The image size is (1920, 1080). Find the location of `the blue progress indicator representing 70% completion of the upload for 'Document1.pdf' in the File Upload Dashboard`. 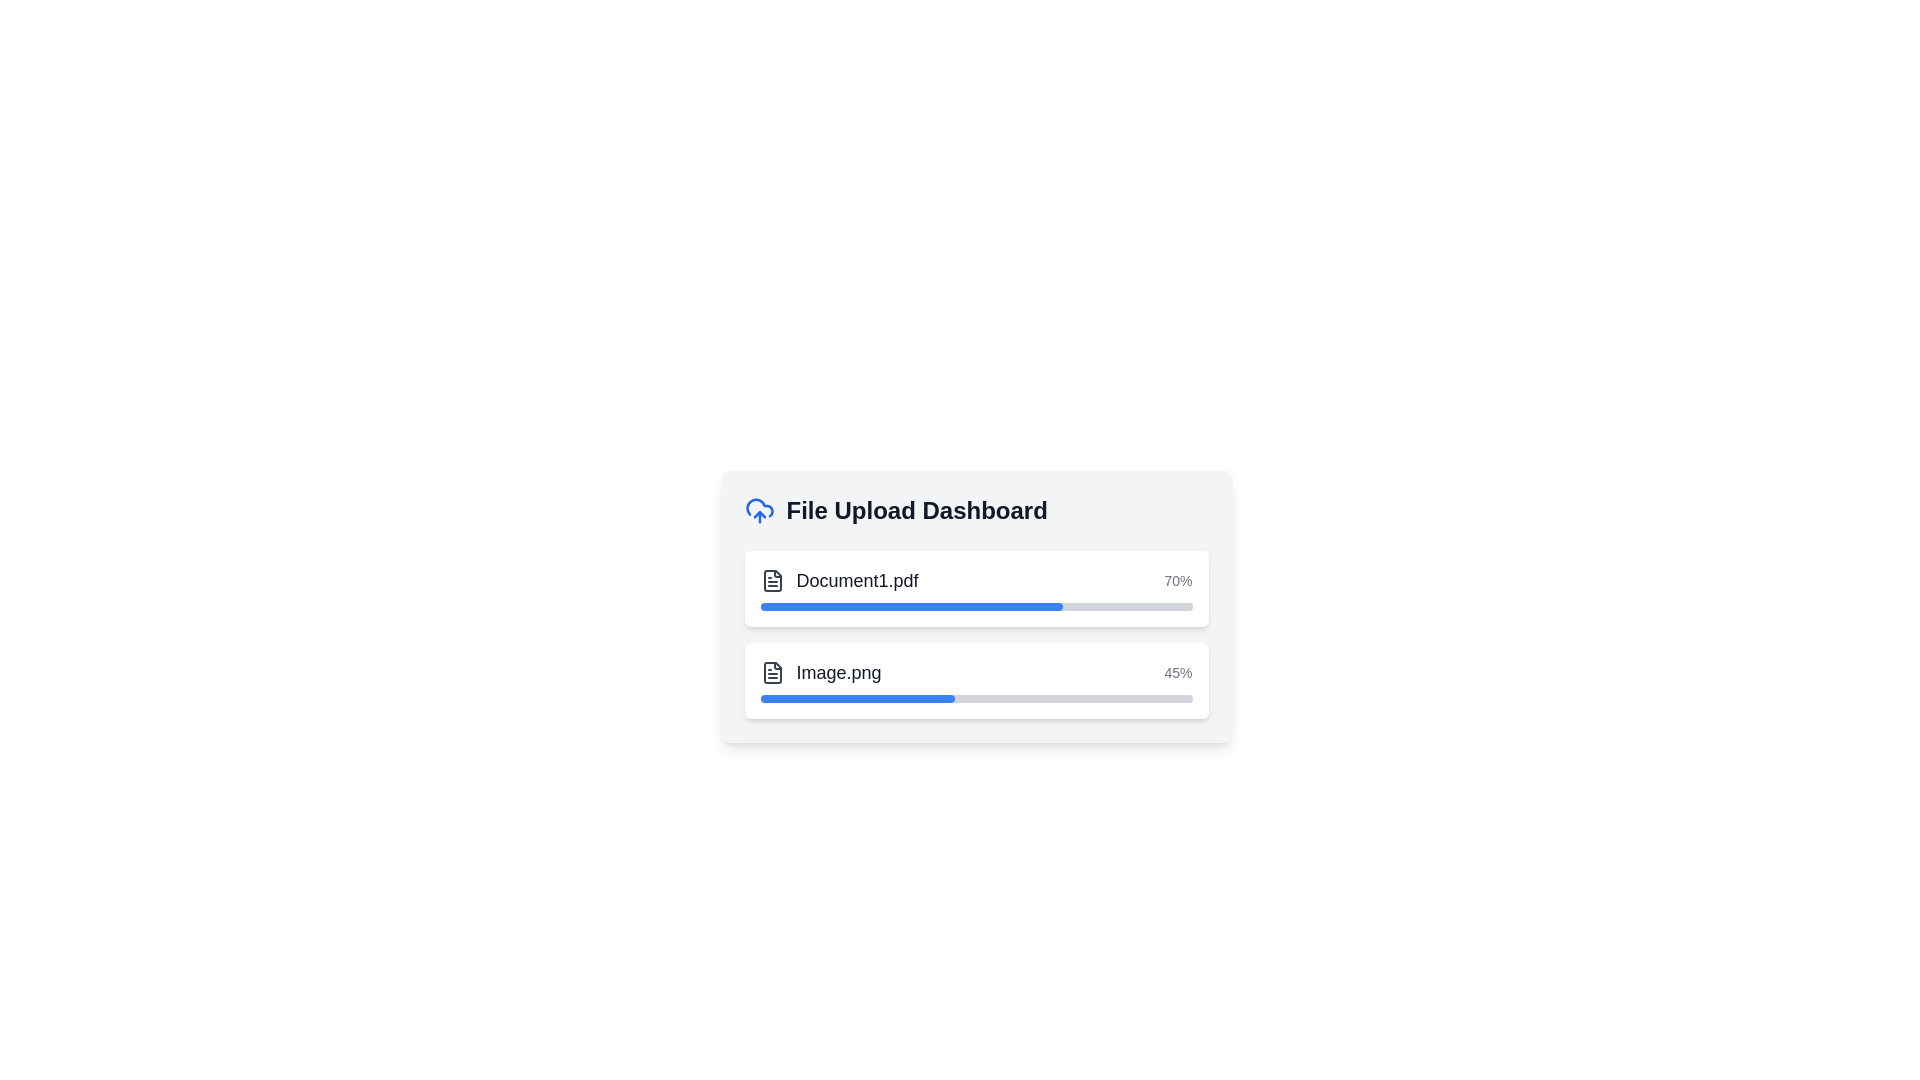

the blue progress indicator representing 70% completion of the upload for 'Document1.pdf' in the File Upload Dashboard is located at coordinates (910, 605).